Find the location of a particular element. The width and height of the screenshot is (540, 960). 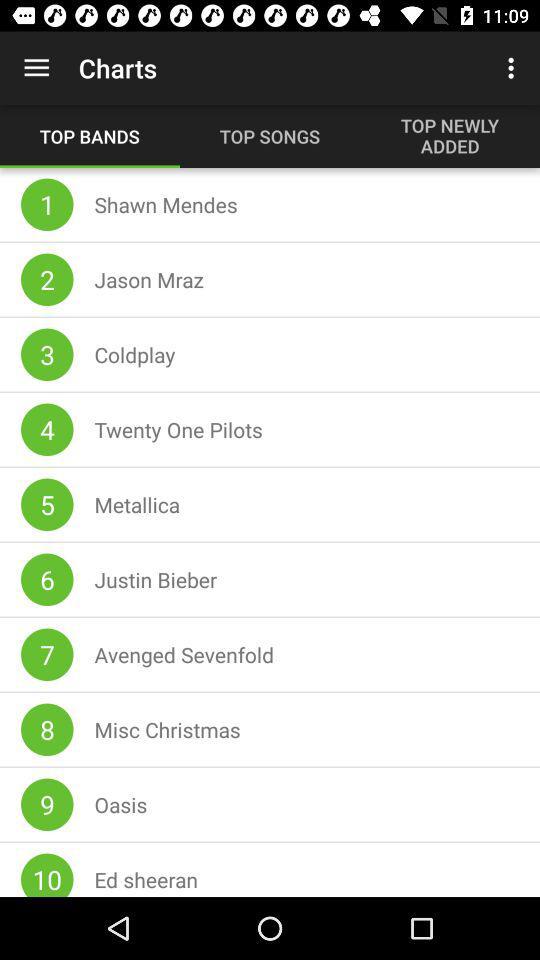

the coldplay is located at coordinates (135, 354).